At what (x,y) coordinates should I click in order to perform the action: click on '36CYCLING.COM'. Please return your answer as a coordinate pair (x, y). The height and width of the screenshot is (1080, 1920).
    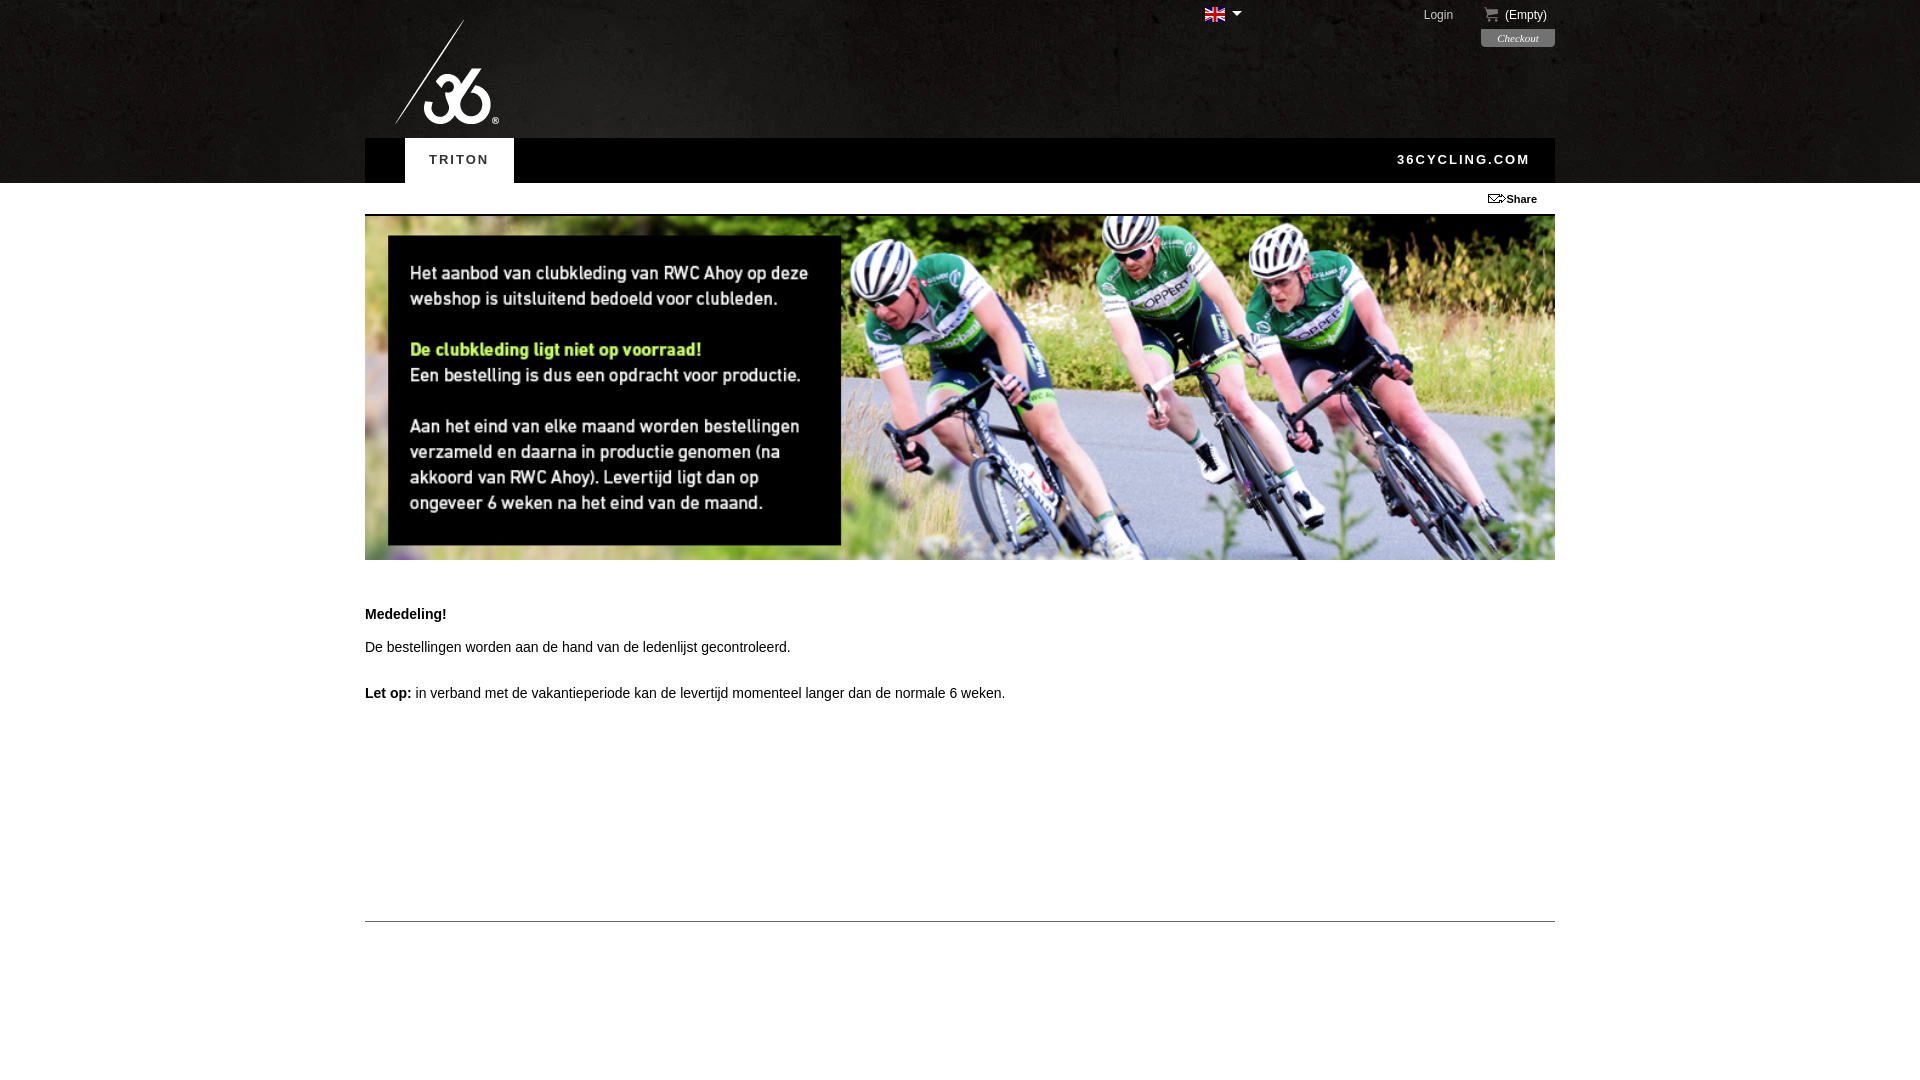
    Looking at the image, I should click on (1371, 158).